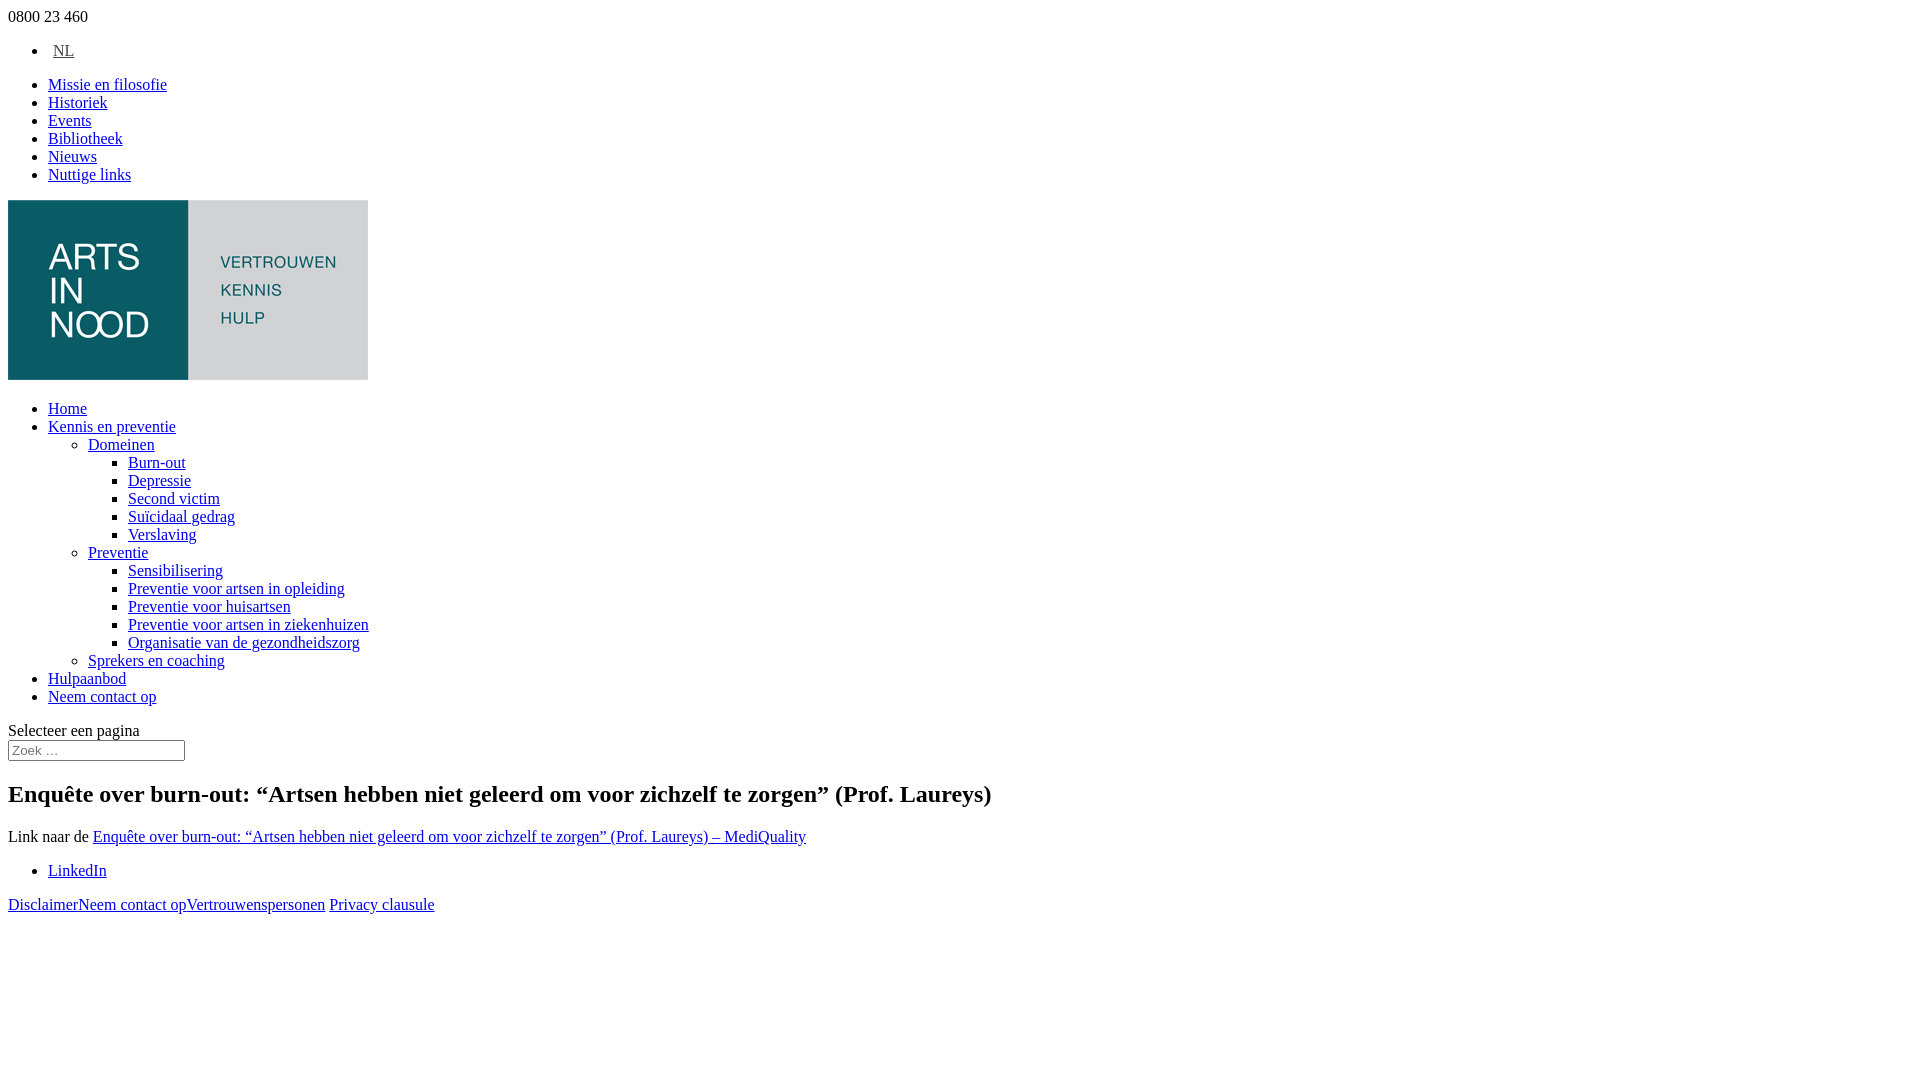  Describe the element at coordinates (120, 443) in the screenshot. I see `'Domeinen'` at that location.